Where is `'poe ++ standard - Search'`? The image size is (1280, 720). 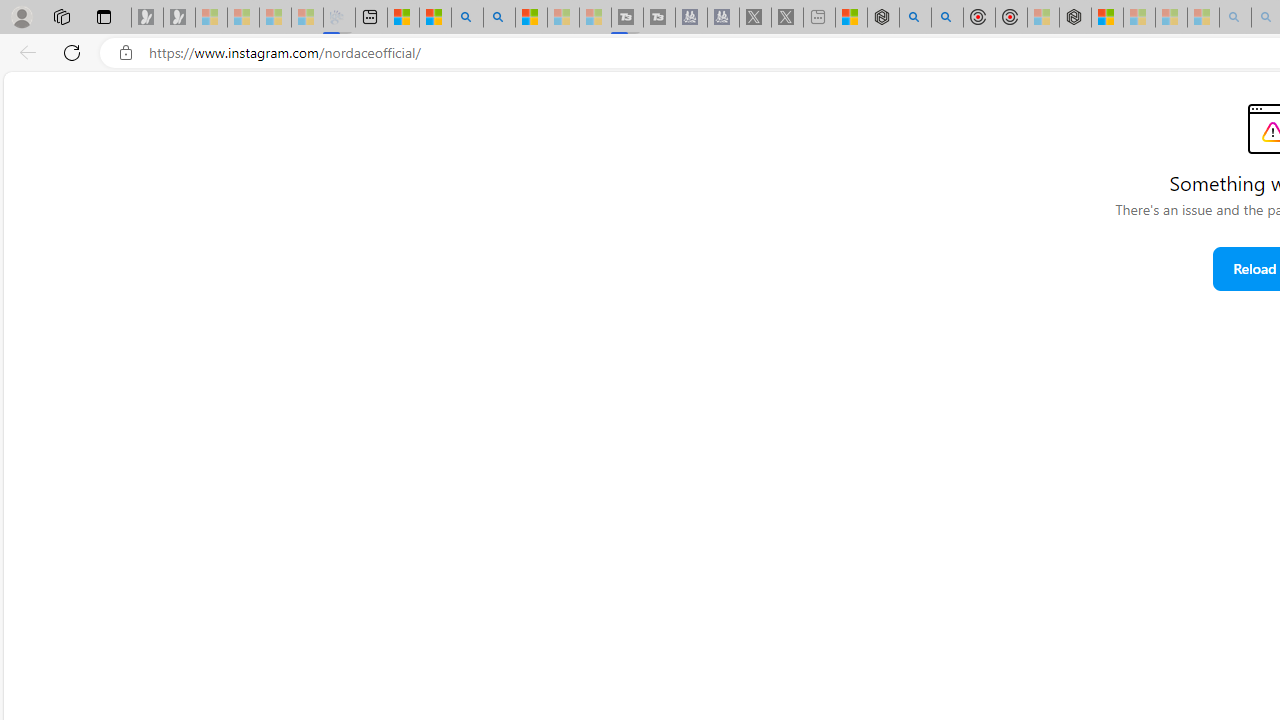
'poe ++ standard - Search' is located at coordinates (946, 17).